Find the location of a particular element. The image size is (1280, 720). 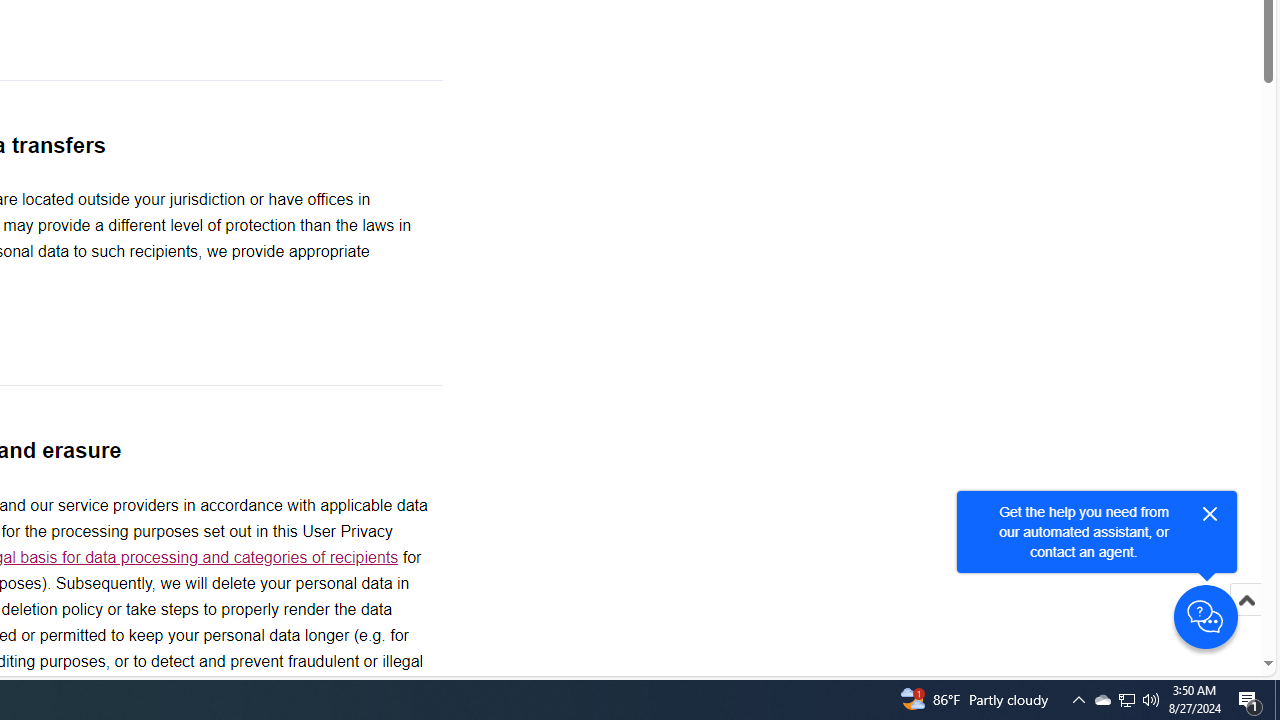

'Scroll to top' is located at coordinates (1245, 620).